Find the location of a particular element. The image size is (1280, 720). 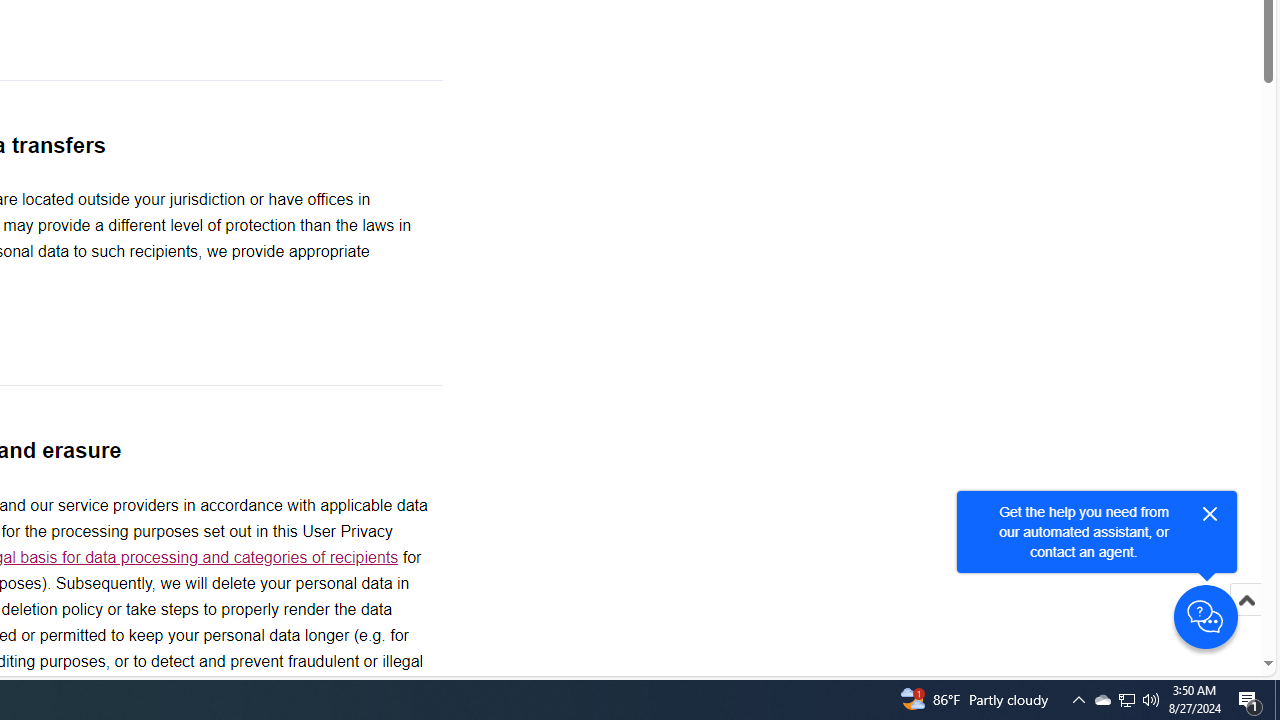

'Scroll to top' is located at coordinates (1245, 620).